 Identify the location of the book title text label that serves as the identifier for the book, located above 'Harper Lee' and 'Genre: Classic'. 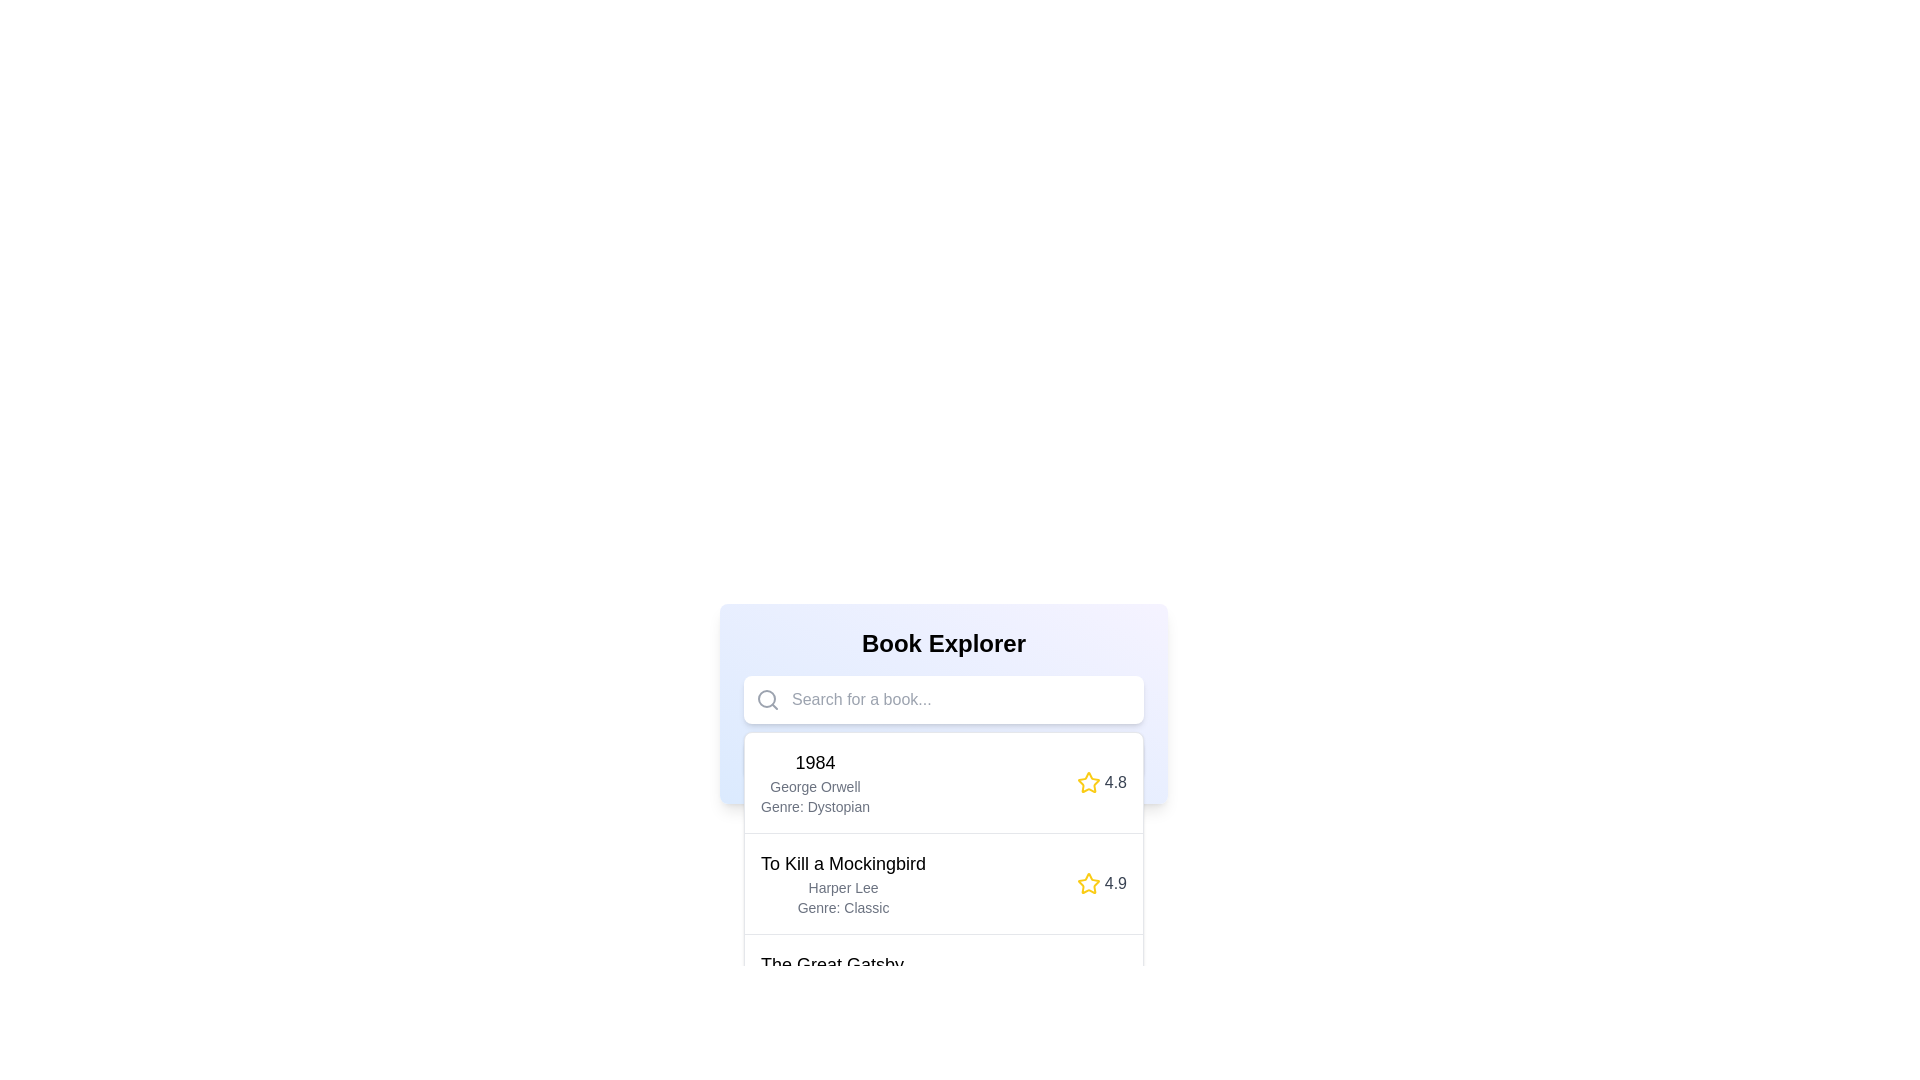
(843, 863).